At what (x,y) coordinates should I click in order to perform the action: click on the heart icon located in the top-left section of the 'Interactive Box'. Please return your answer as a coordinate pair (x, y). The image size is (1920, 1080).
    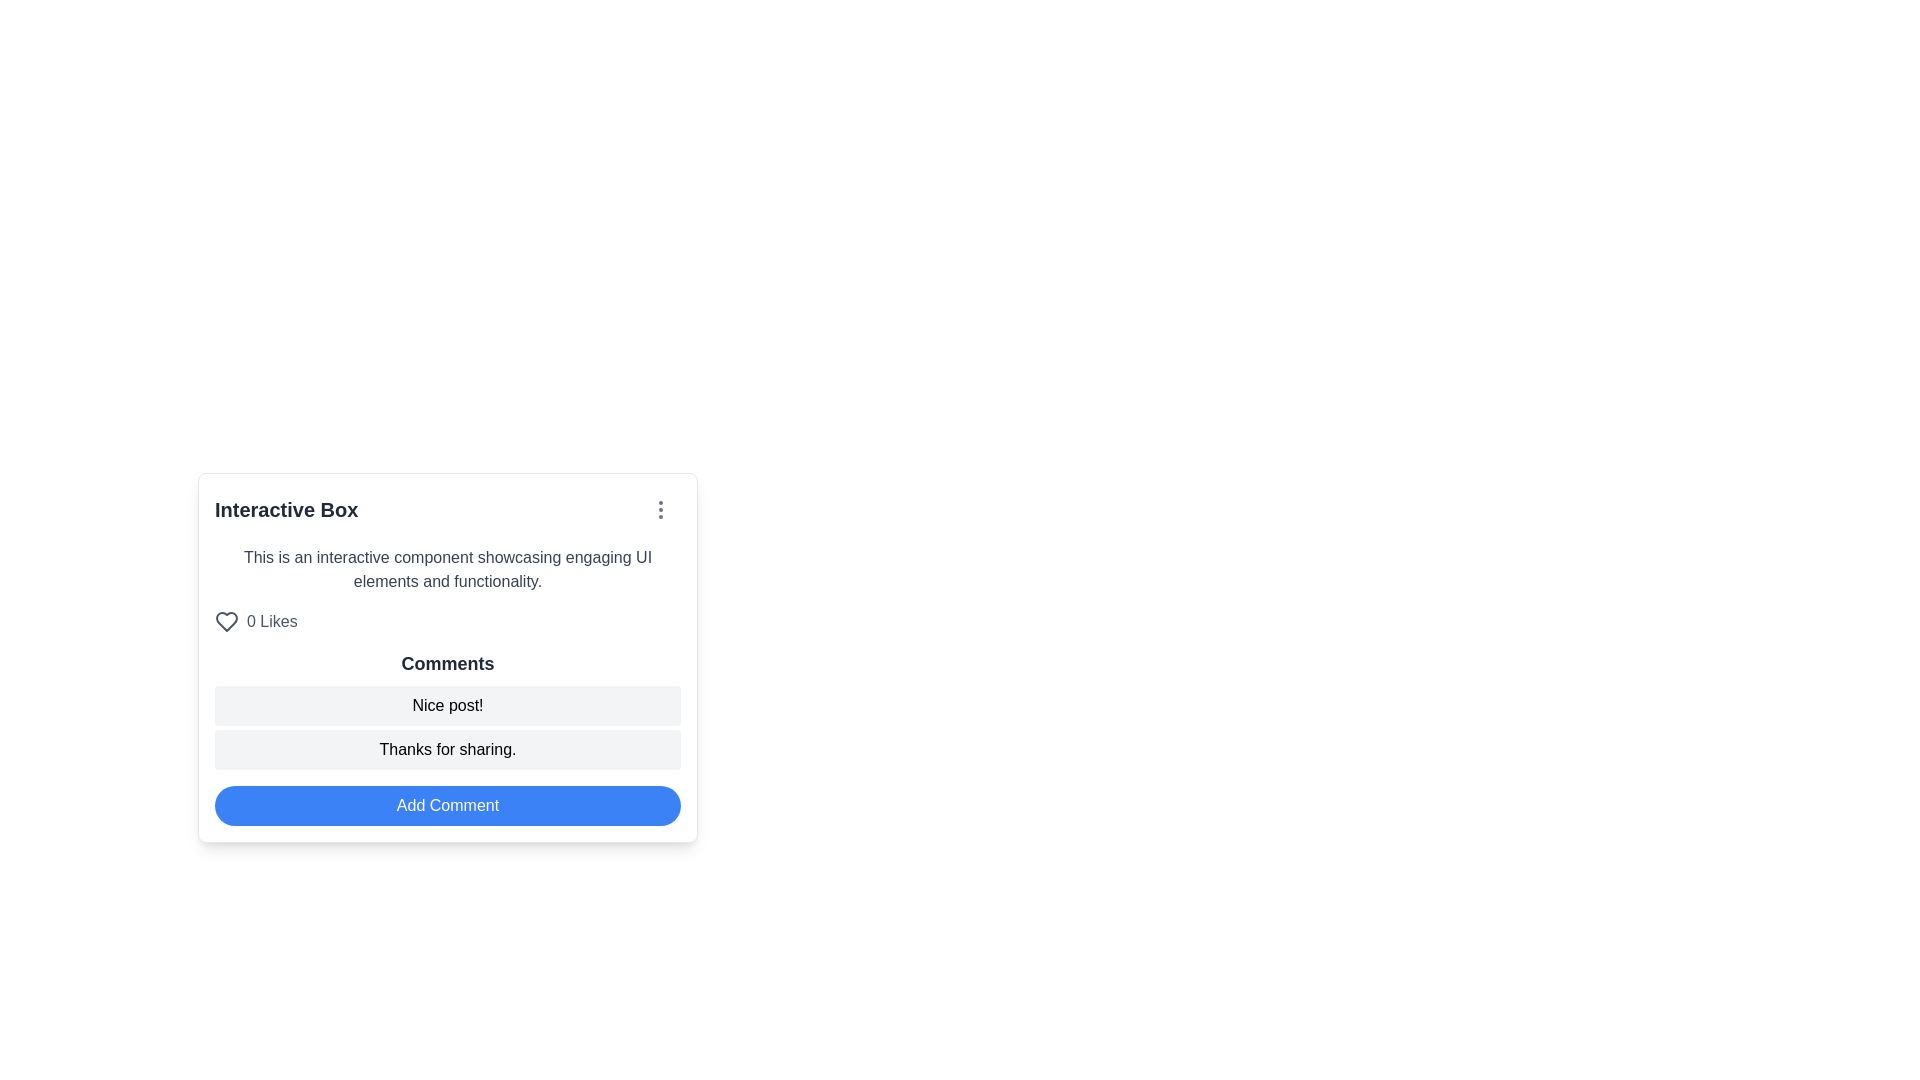
    Looking at the image, I should click on (226, 620).